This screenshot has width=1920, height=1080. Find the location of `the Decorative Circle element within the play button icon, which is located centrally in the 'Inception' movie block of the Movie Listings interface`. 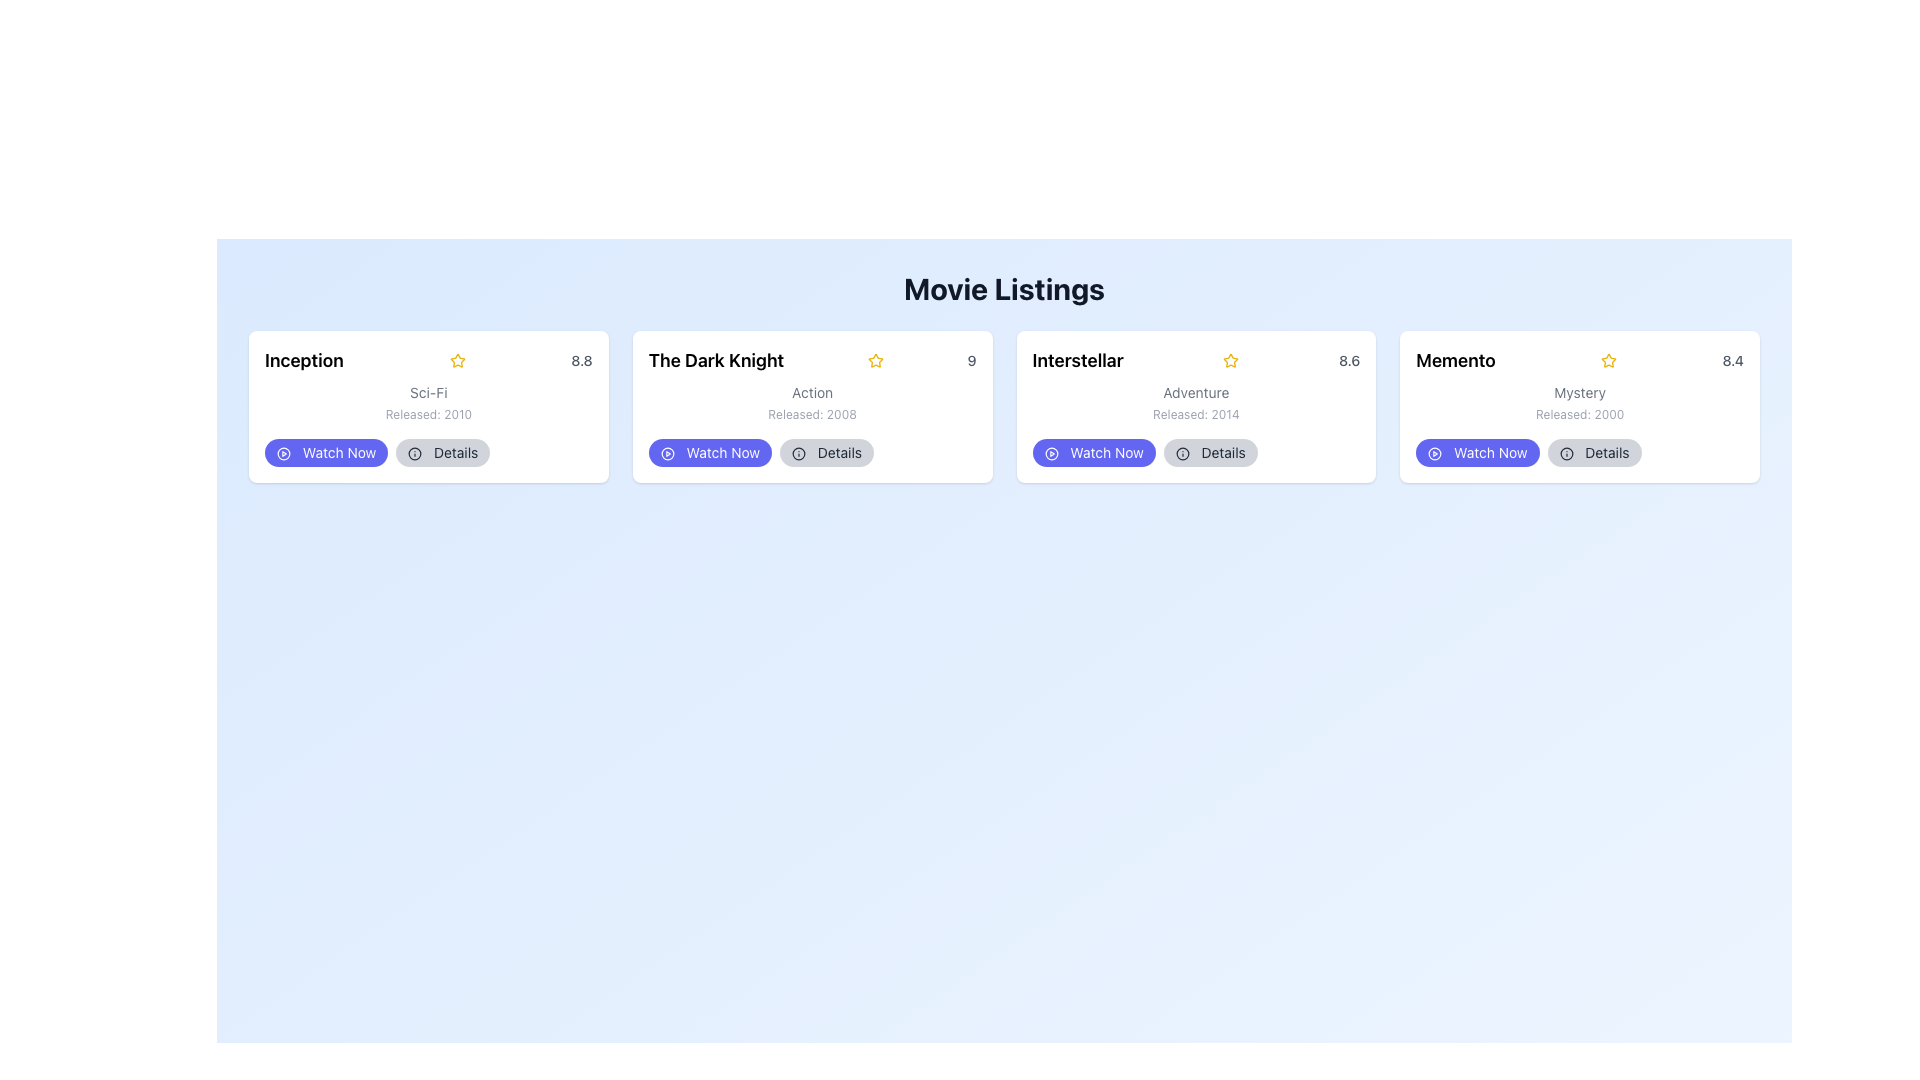

the Decorative Circle element within the play button icon, which is located centrally in the 'Inception' movie block of the Movie Listings interface is located at coordinates (282, 454).